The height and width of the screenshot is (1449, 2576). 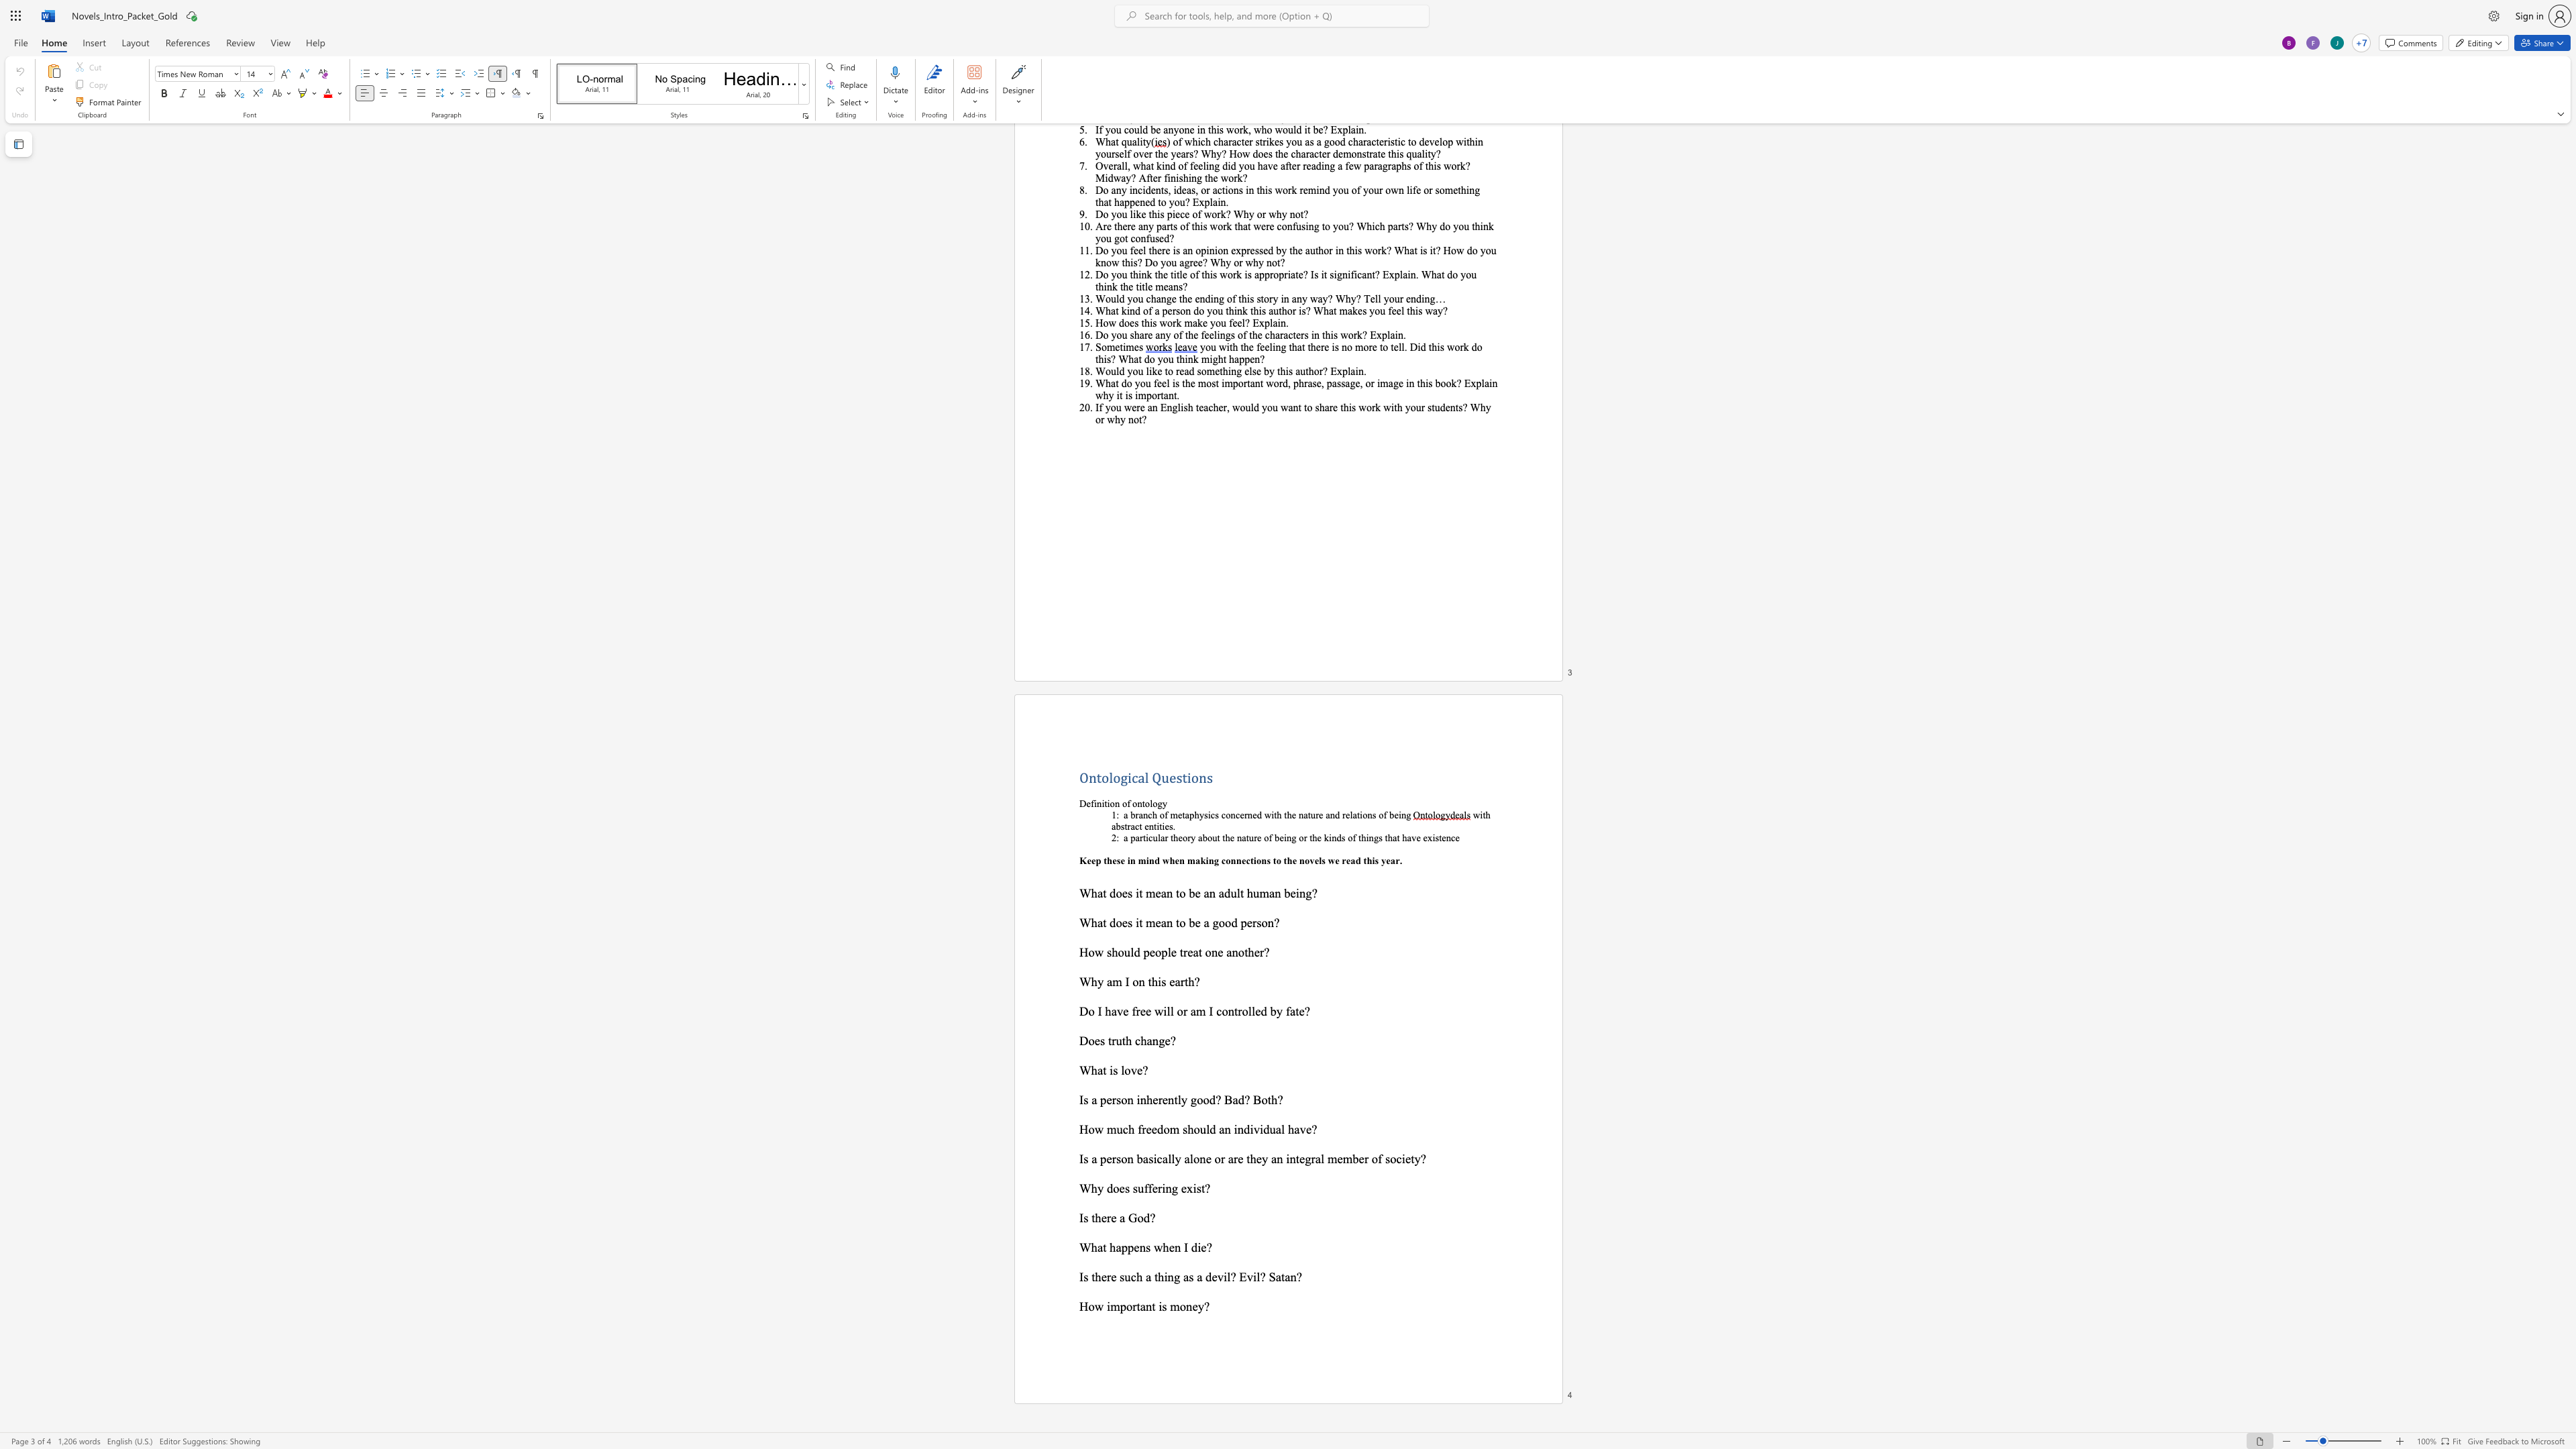 I want to click on the space between the continuous character "l" and "d" in the text, so click(x=1133, y=951).